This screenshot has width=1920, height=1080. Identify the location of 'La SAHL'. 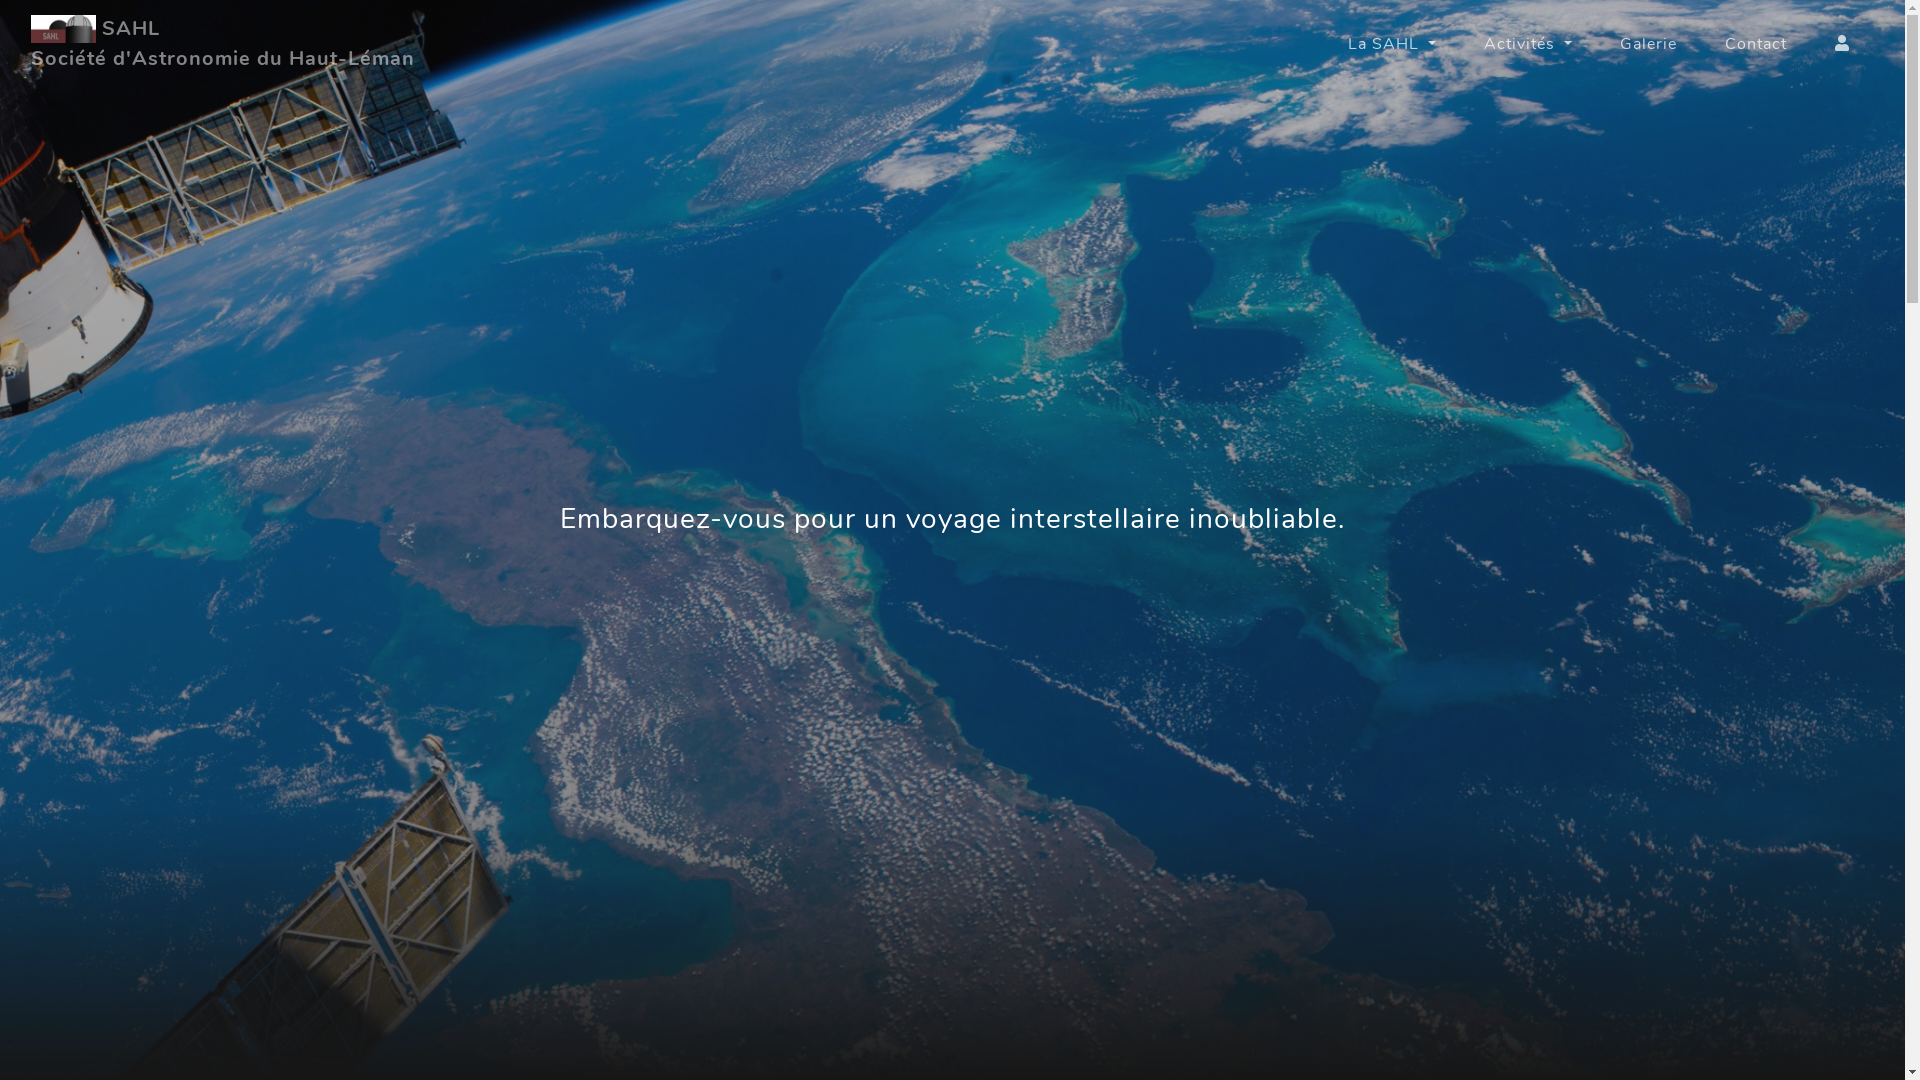
(1391, 43).